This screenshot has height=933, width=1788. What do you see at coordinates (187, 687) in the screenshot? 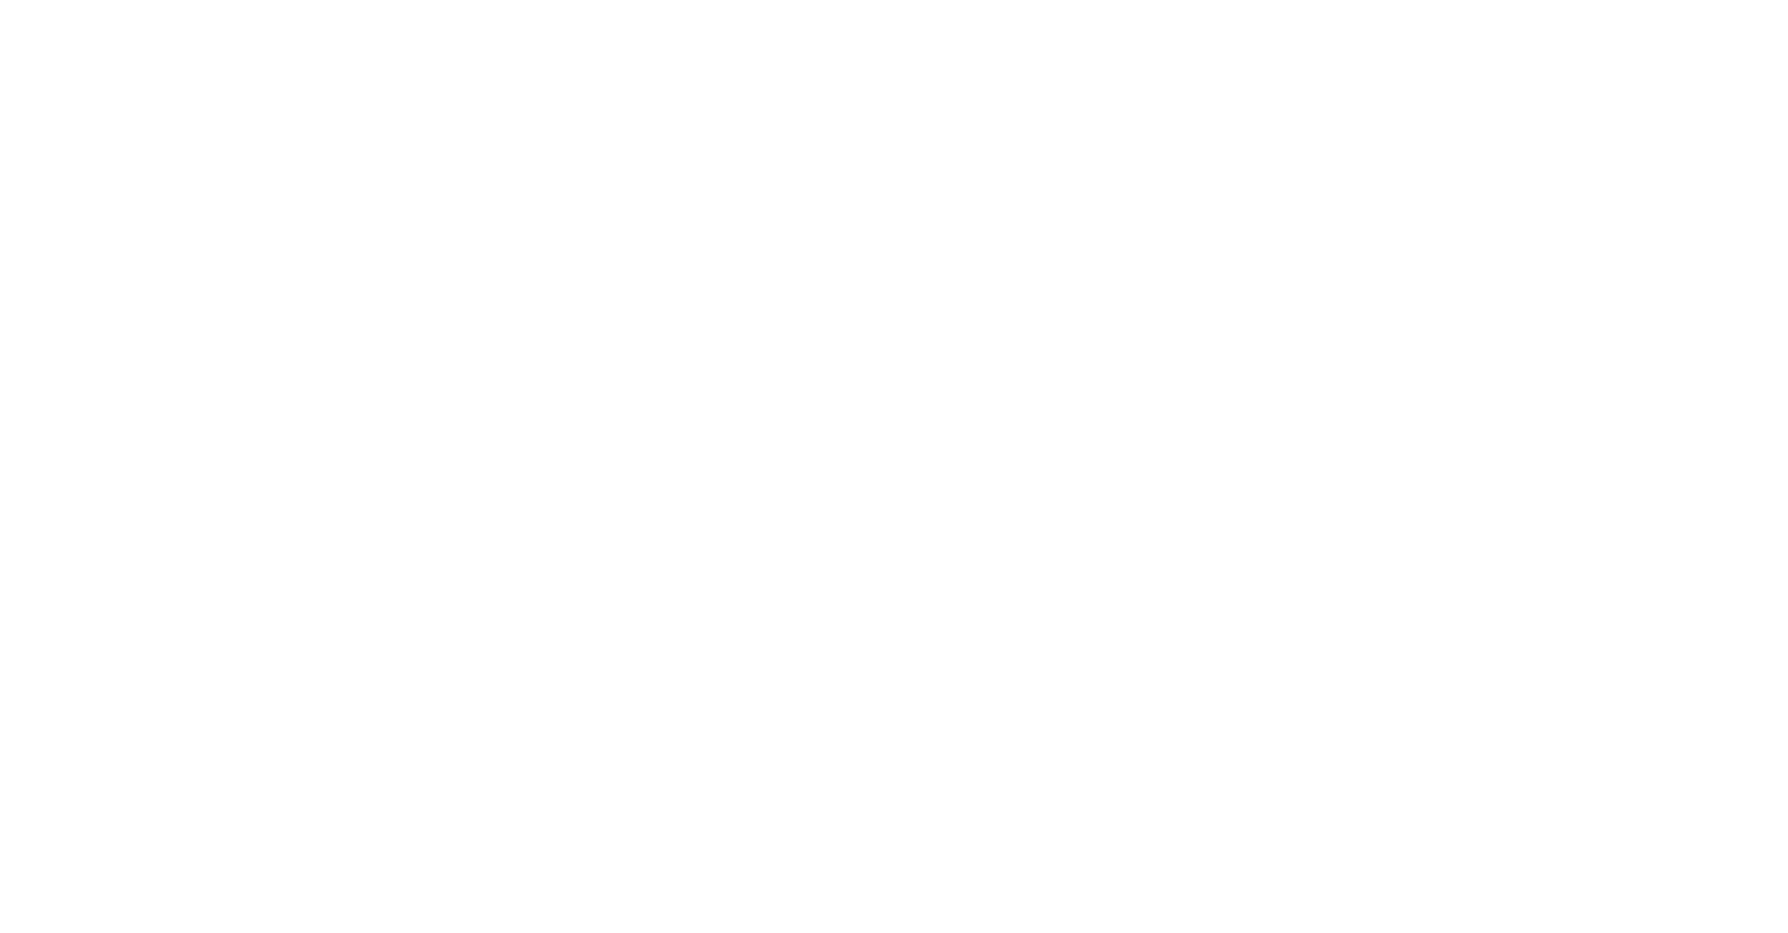
I see `'Land der erfolgreichen Innovatoren zu sein,'` at bounding box center [187, 687].